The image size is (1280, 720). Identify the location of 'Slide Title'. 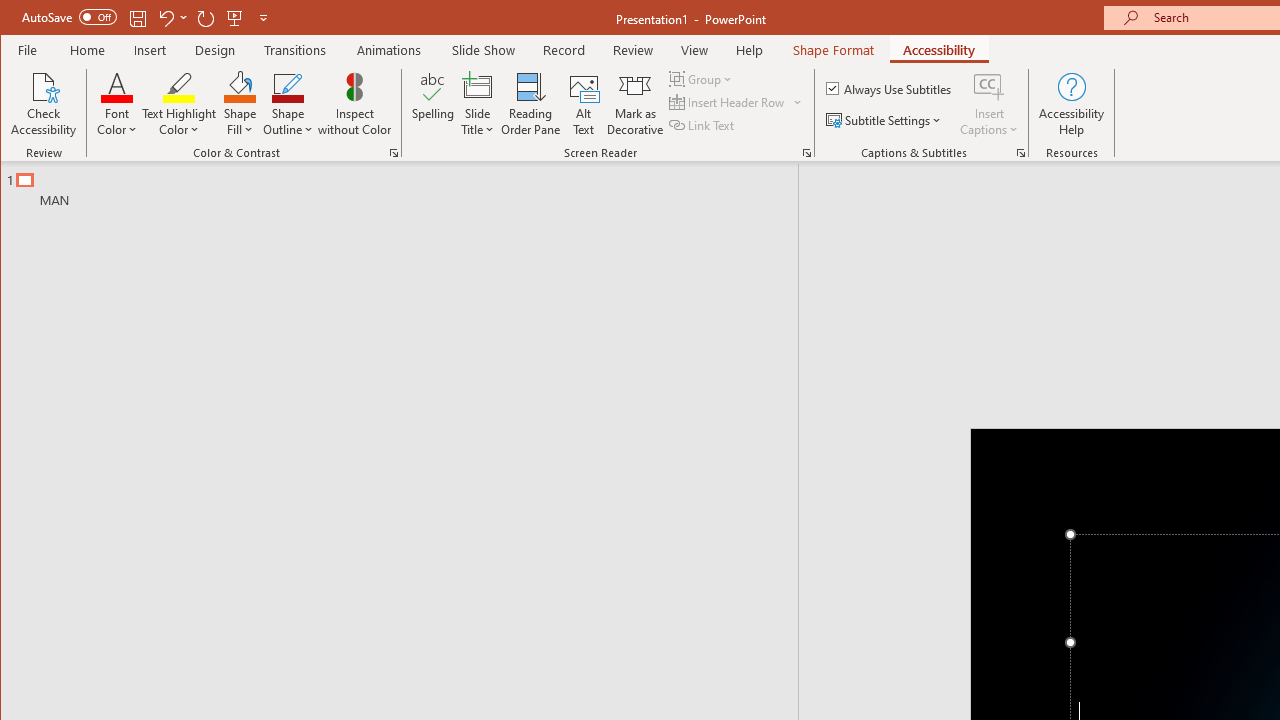
(477, 85).